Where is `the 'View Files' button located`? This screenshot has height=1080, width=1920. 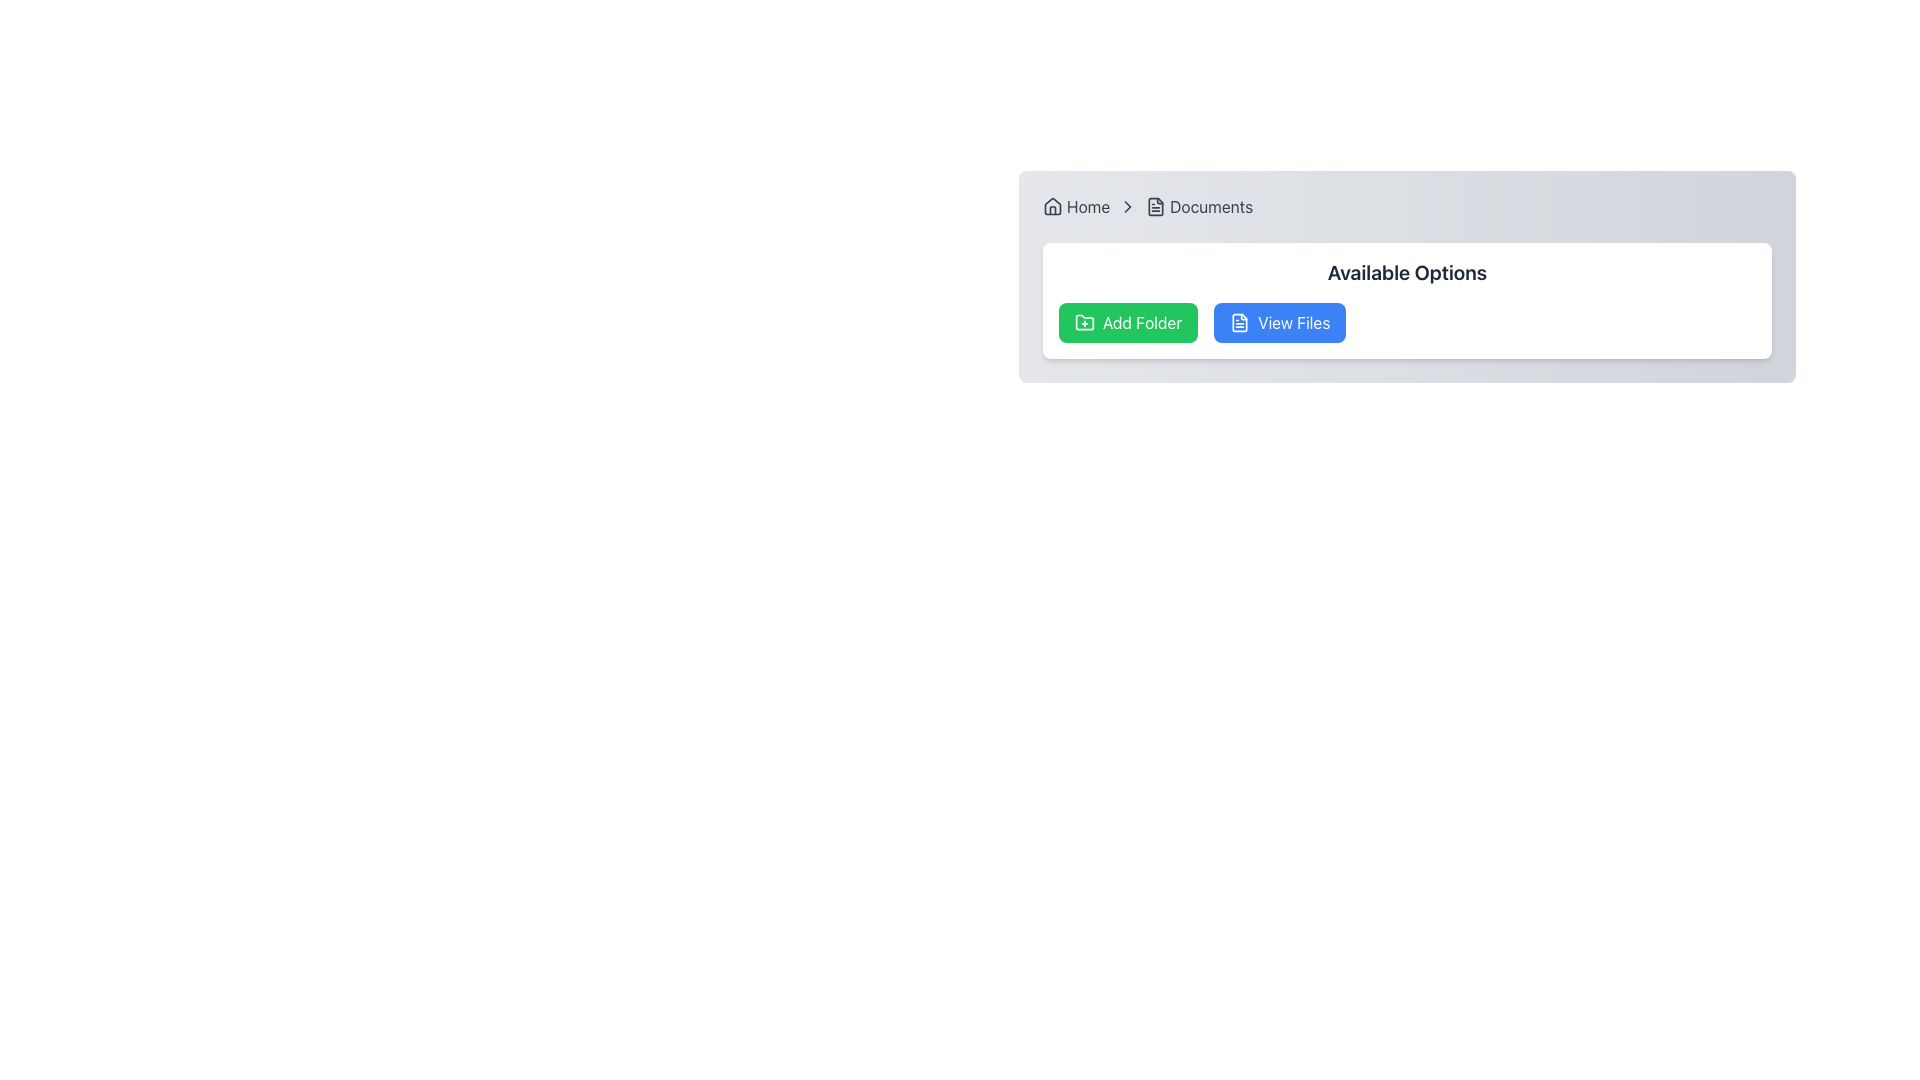 the 'View Files' button located is located at coordinates (1294, 322).